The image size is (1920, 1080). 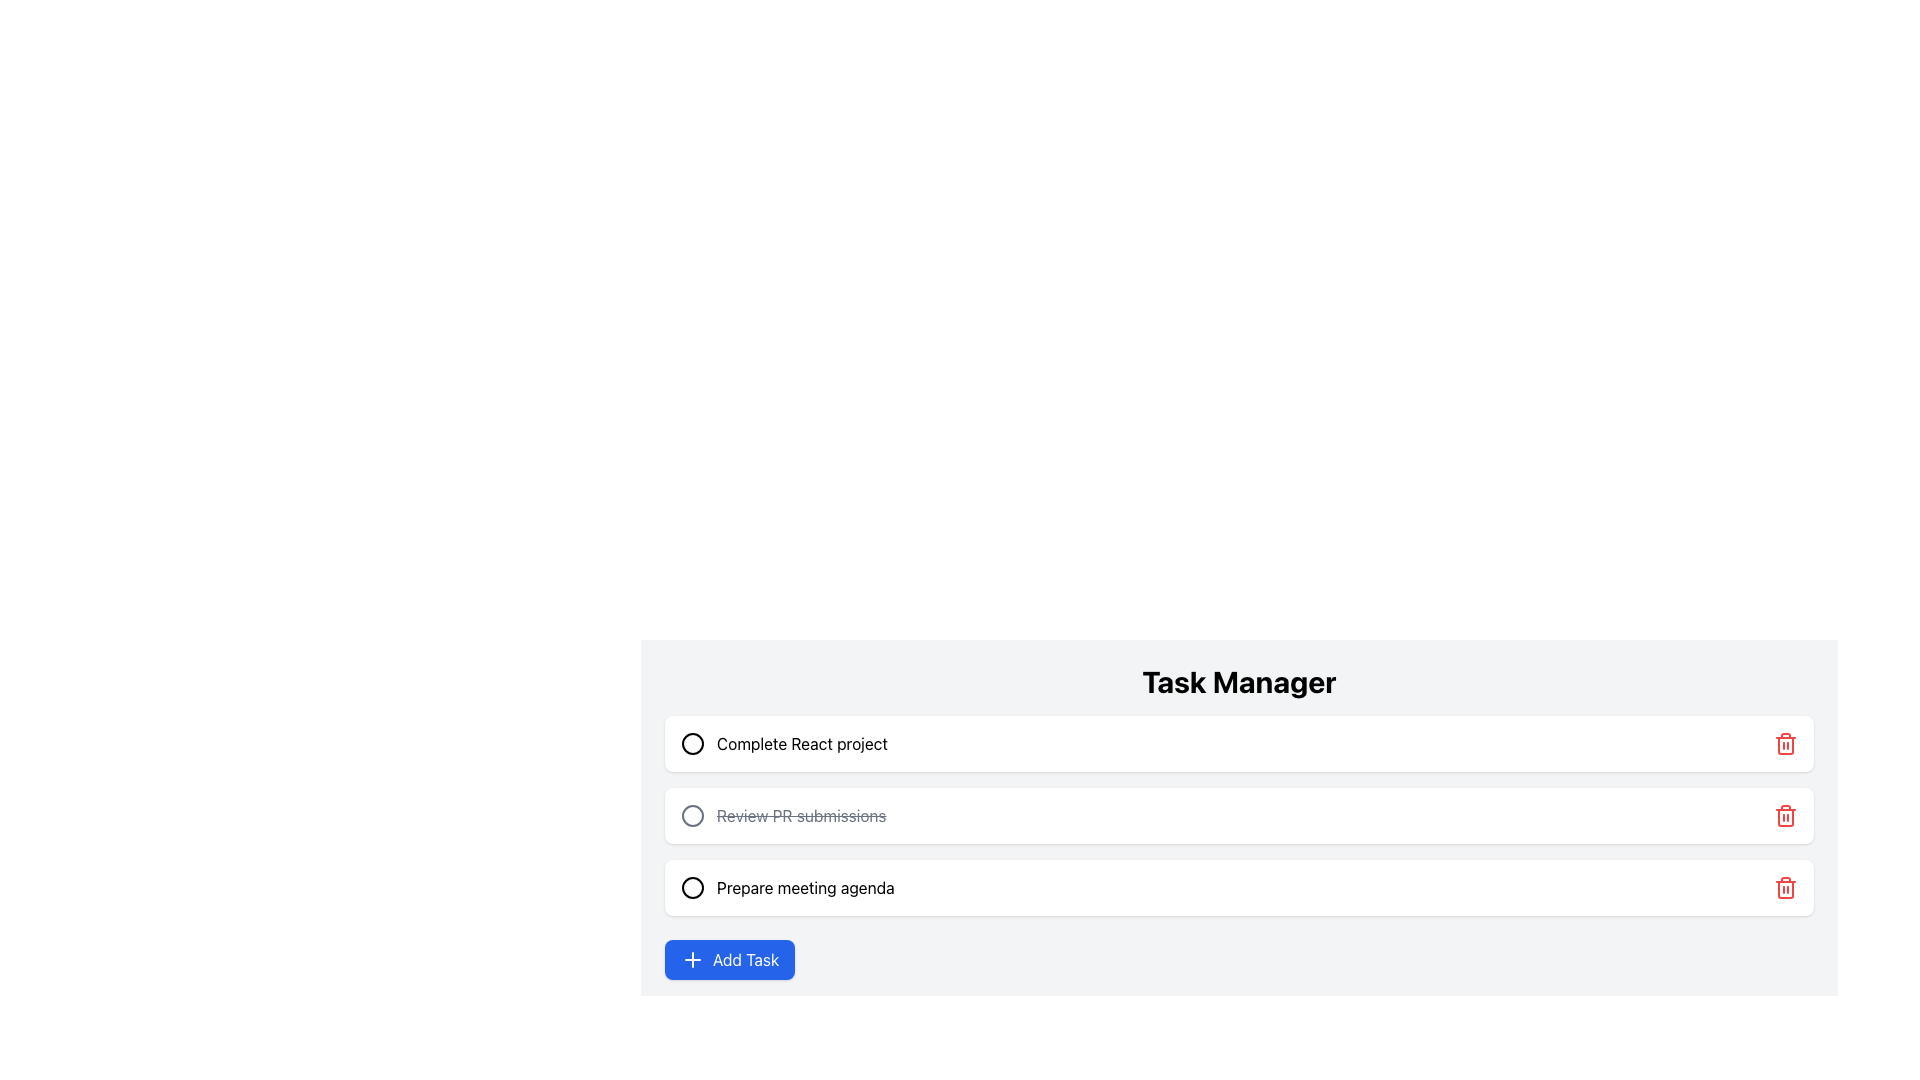 I want to click on the label displaying 'Complete React project', so click(x=783, y=744).